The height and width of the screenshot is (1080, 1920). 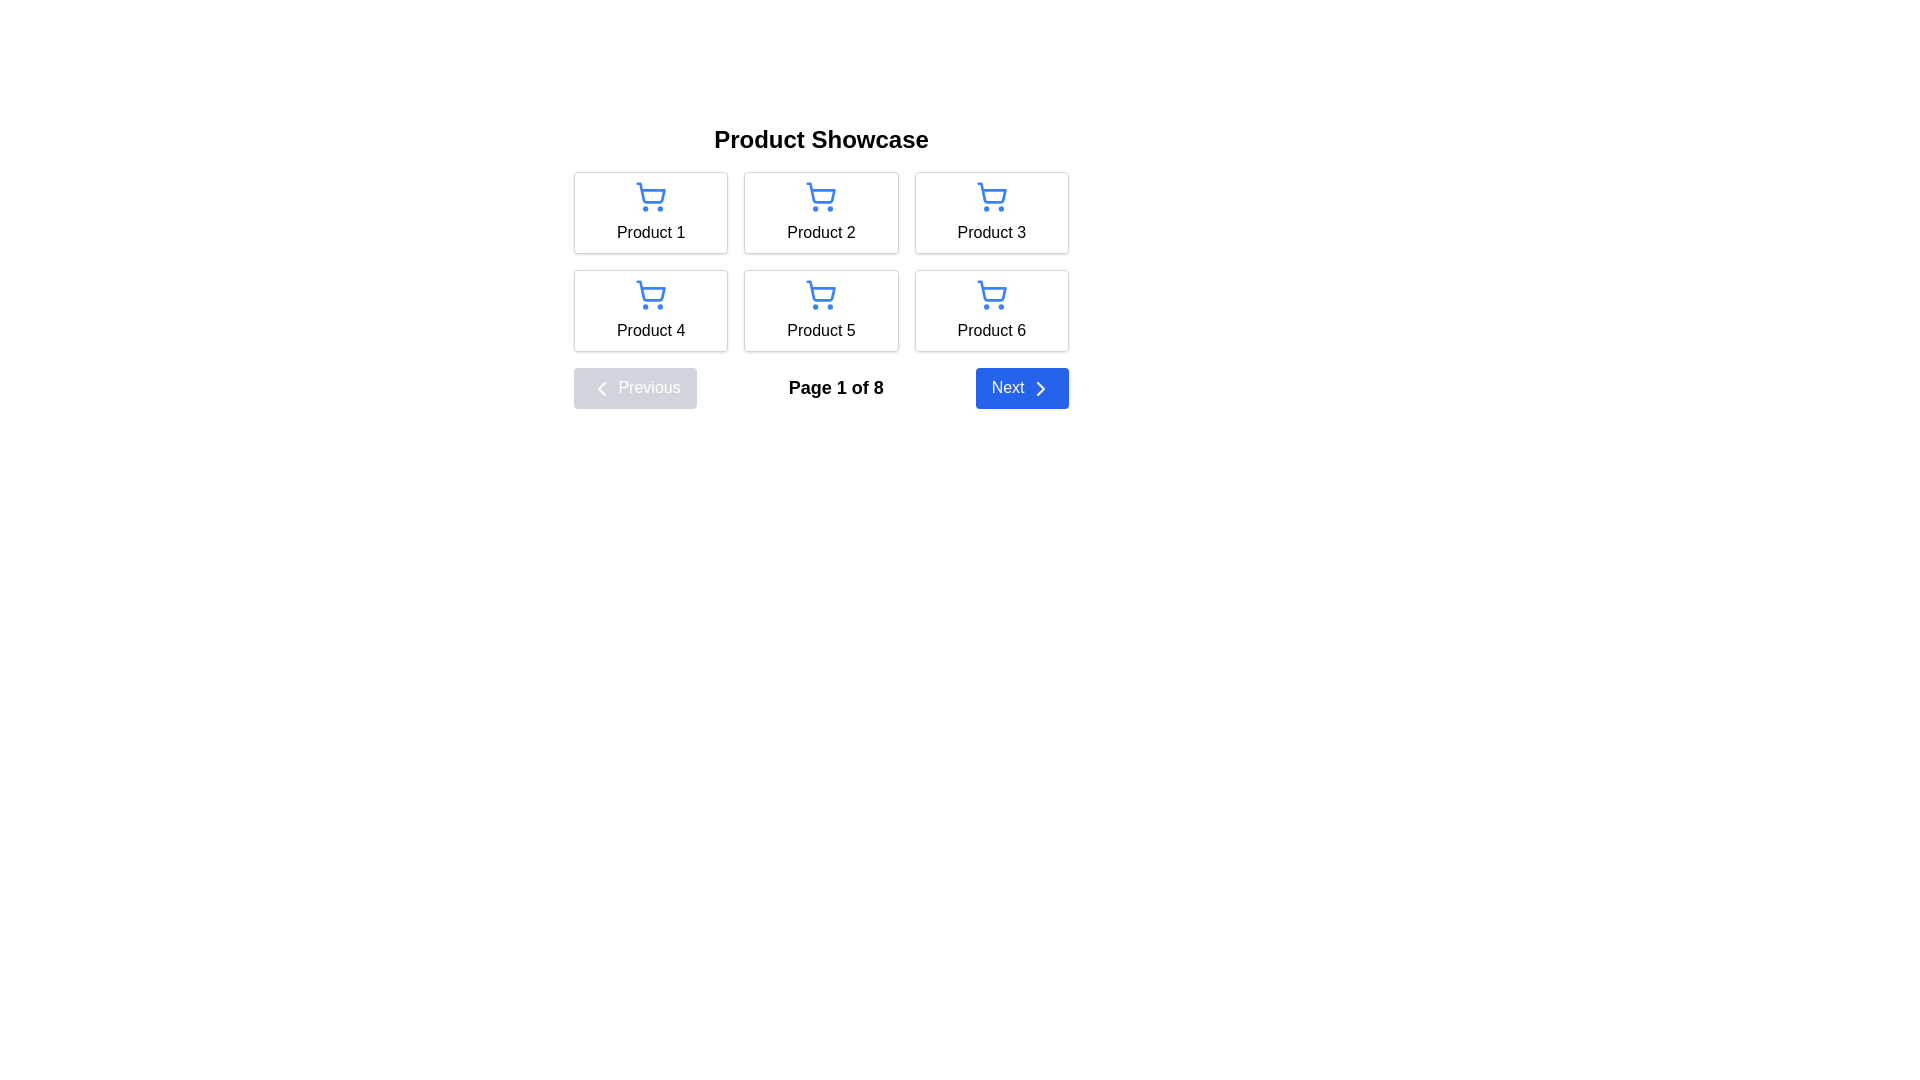 I want to click on the text label displaying 'Product 3', which is centrally positioned below a blue shopping cart icon in the third box of the first row, so click(x=991, y=231).